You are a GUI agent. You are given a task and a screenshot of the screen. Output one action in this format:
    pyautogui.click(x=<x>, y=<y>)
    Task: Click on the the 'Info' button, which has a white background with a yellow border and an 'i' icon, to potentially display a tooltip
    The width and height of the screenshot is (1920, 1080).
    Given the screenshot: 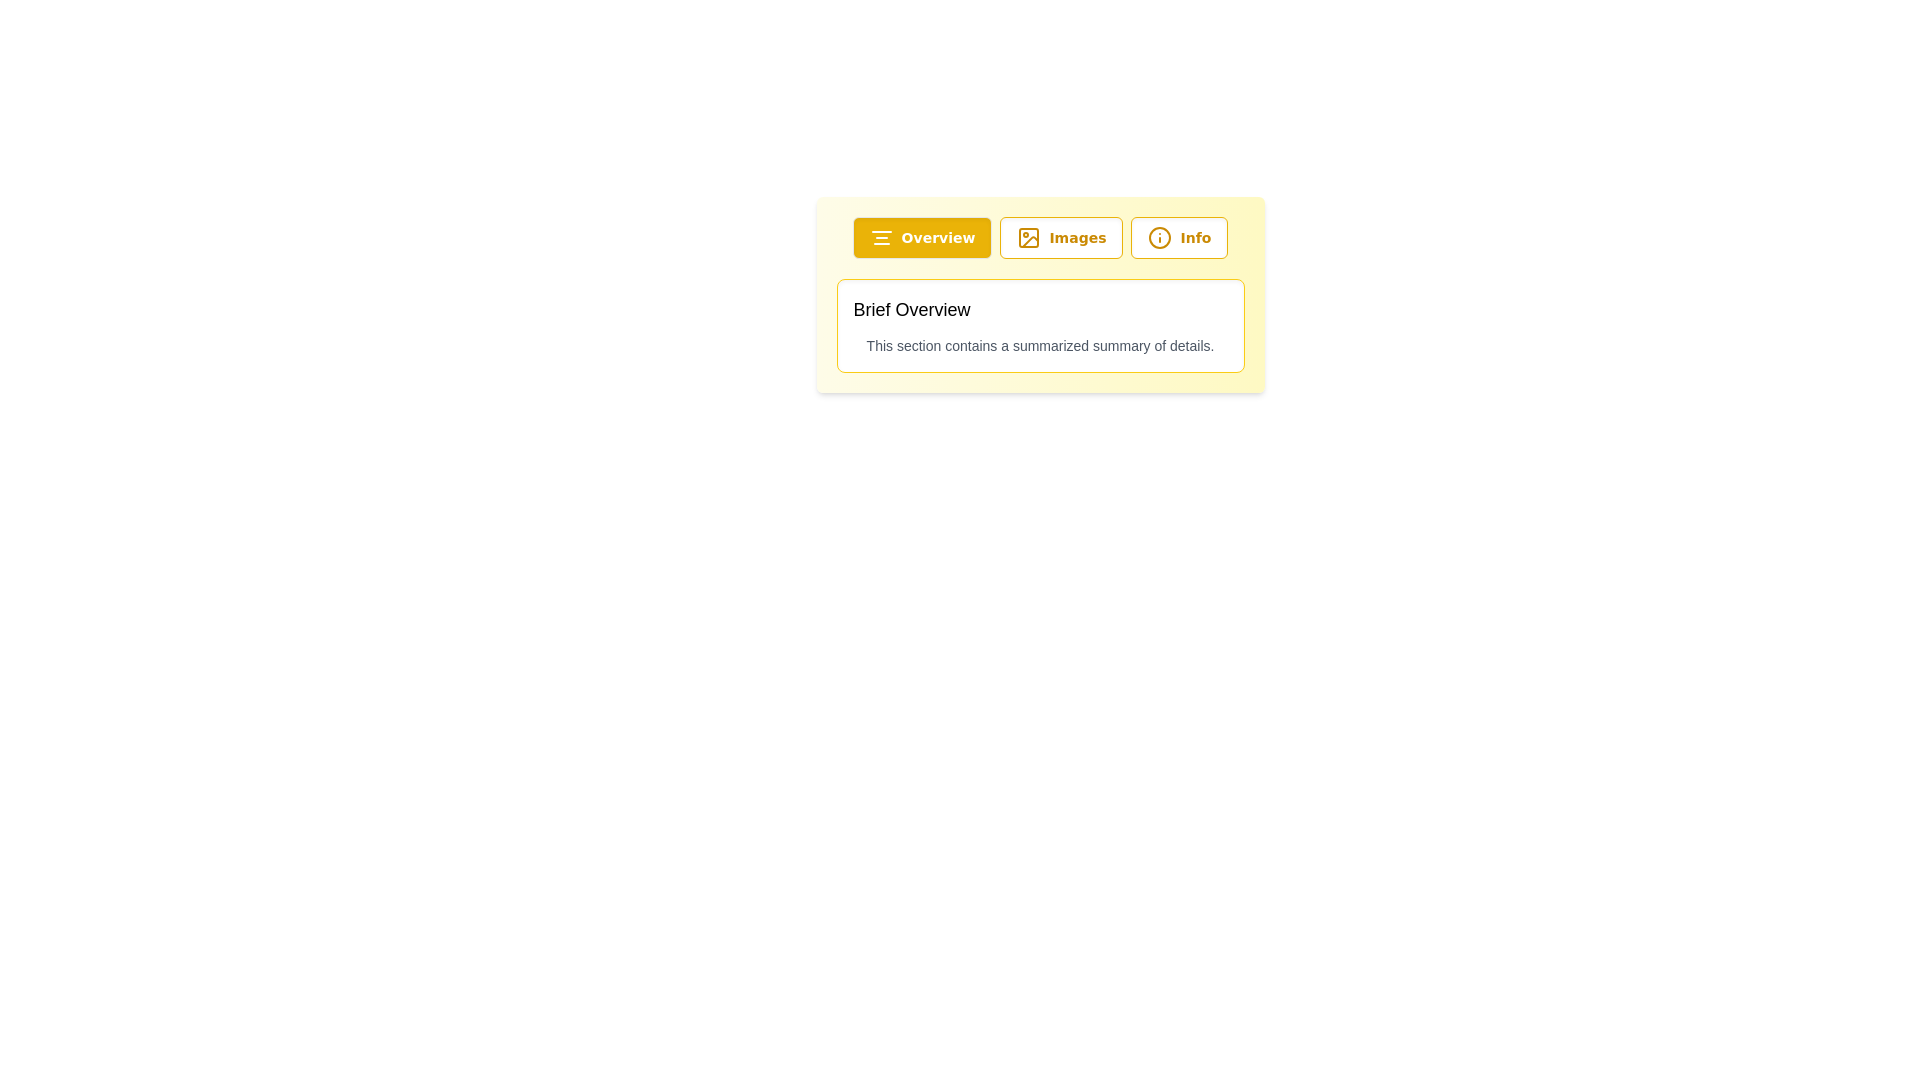 What is the action you would take?
    pyautogui.click(x=1179, y=237)
    